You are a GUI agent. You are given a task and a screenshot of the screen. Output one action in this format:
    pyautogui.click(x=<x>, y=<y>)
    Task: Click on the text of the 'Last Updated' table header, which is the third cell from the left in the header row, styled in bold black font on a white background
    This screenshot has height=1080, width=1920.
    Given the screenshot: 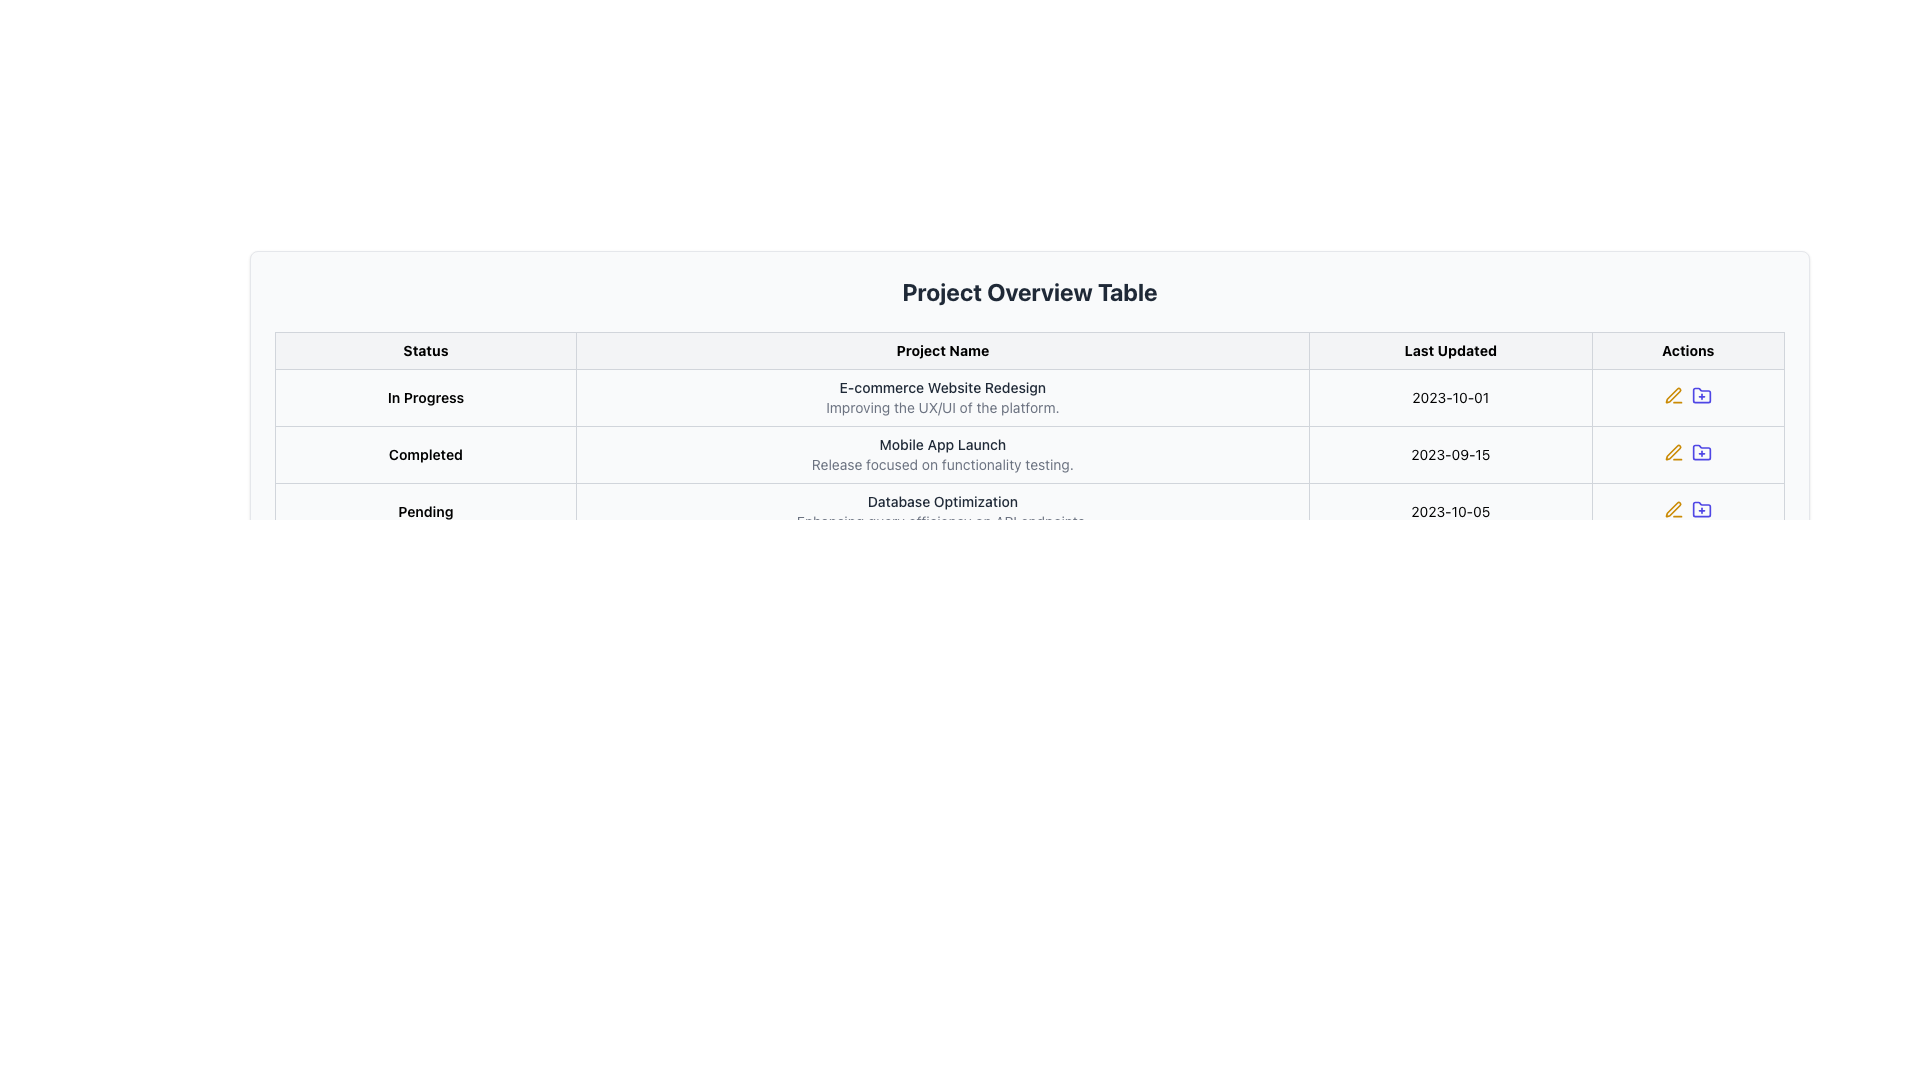 What is the action you would take?
    pyautogui.click(x=1450, y=350)
    